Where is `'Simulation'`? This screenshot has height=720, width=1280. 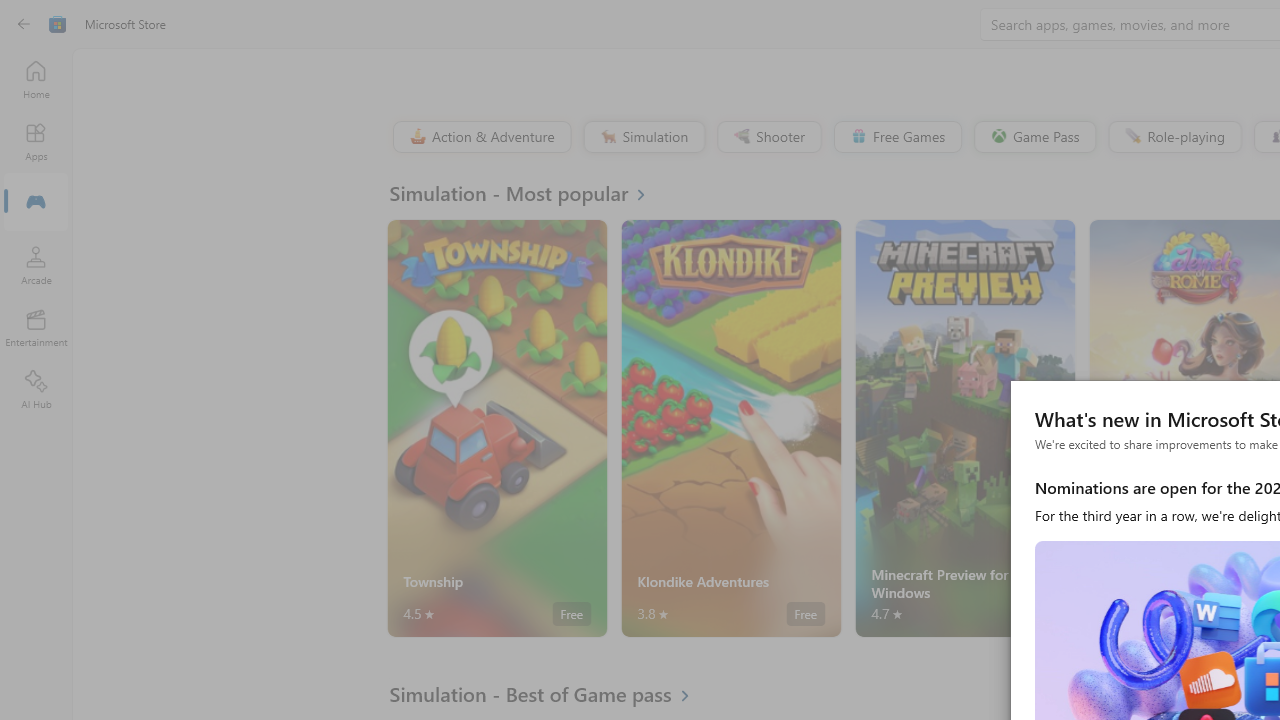
'Simulation' is located at coordinates (643, 135).